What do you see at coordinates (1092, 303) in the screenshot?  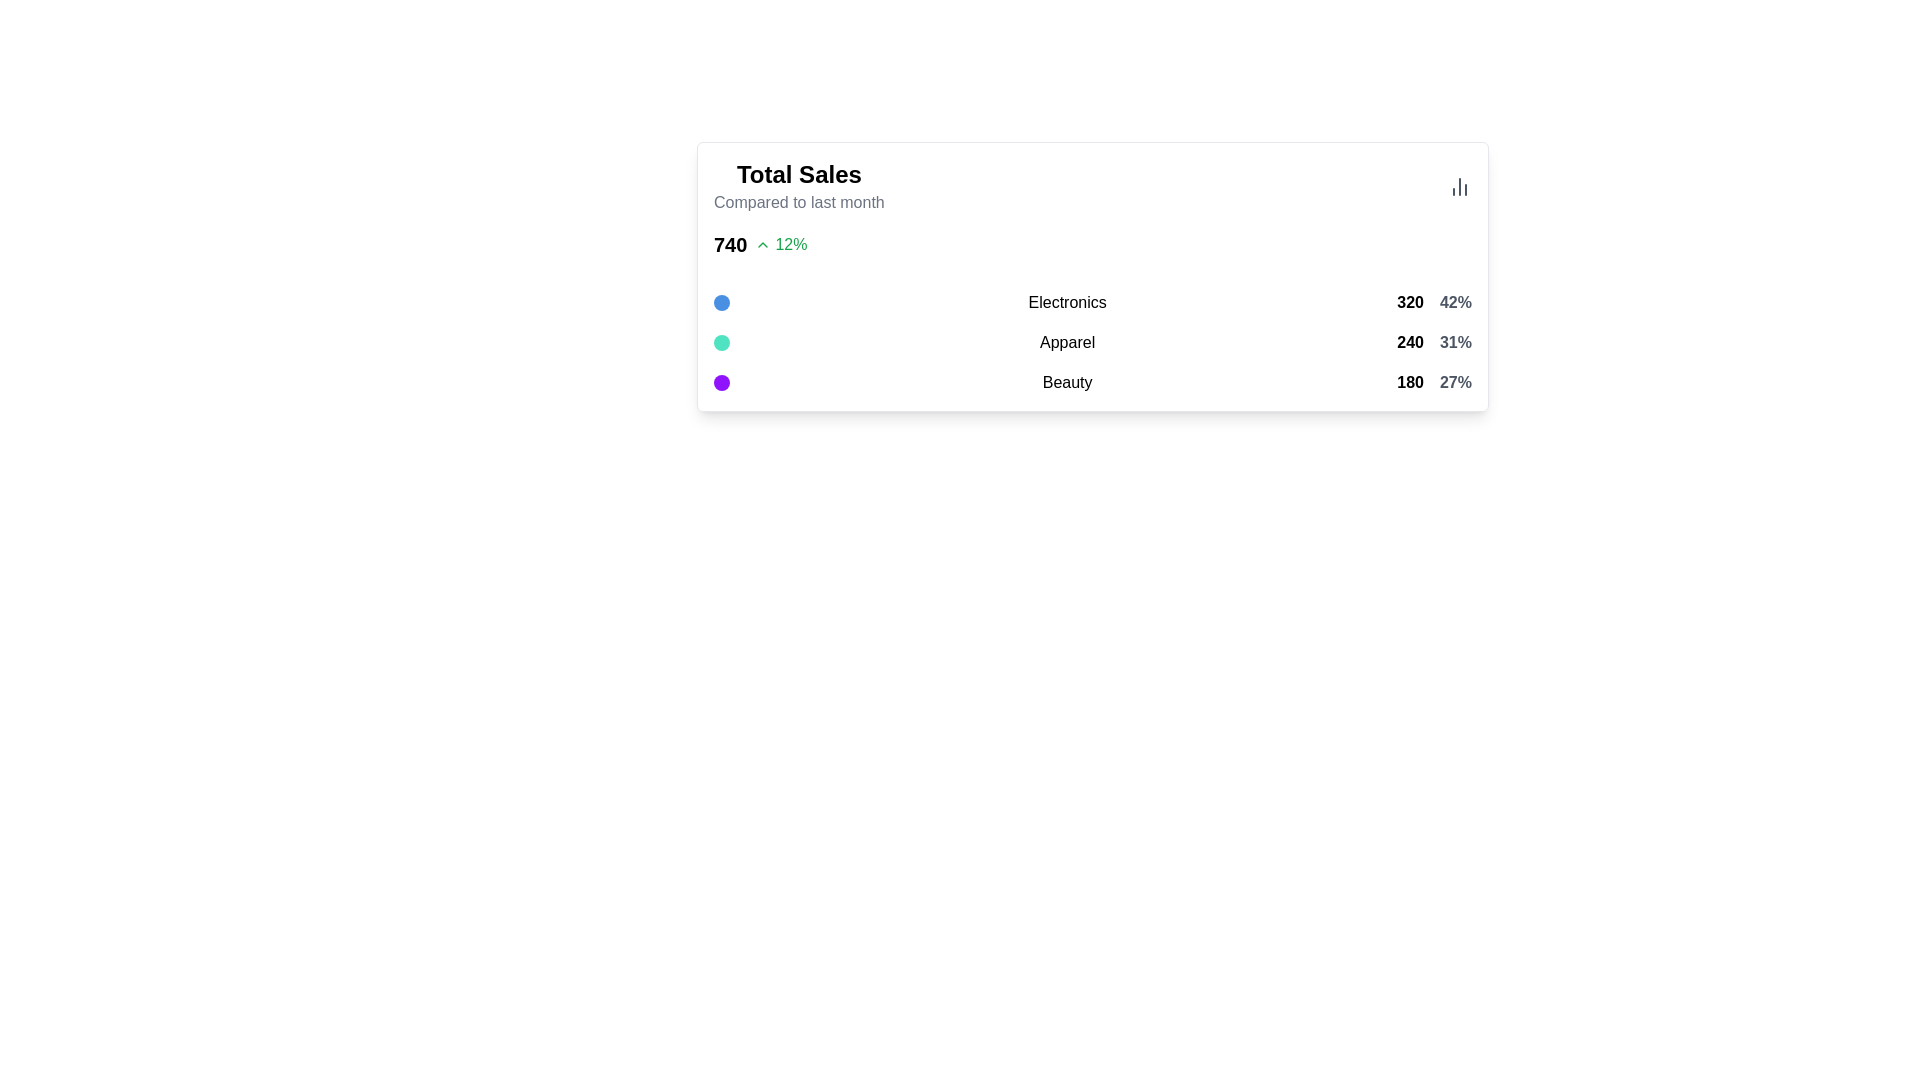 I see `data details from the first horizontal list entry in the summary chart for the 'Electronics' category, which indicates a count of '320' and a percentage contribution of '42%'` at bounding box center [1092, 303].